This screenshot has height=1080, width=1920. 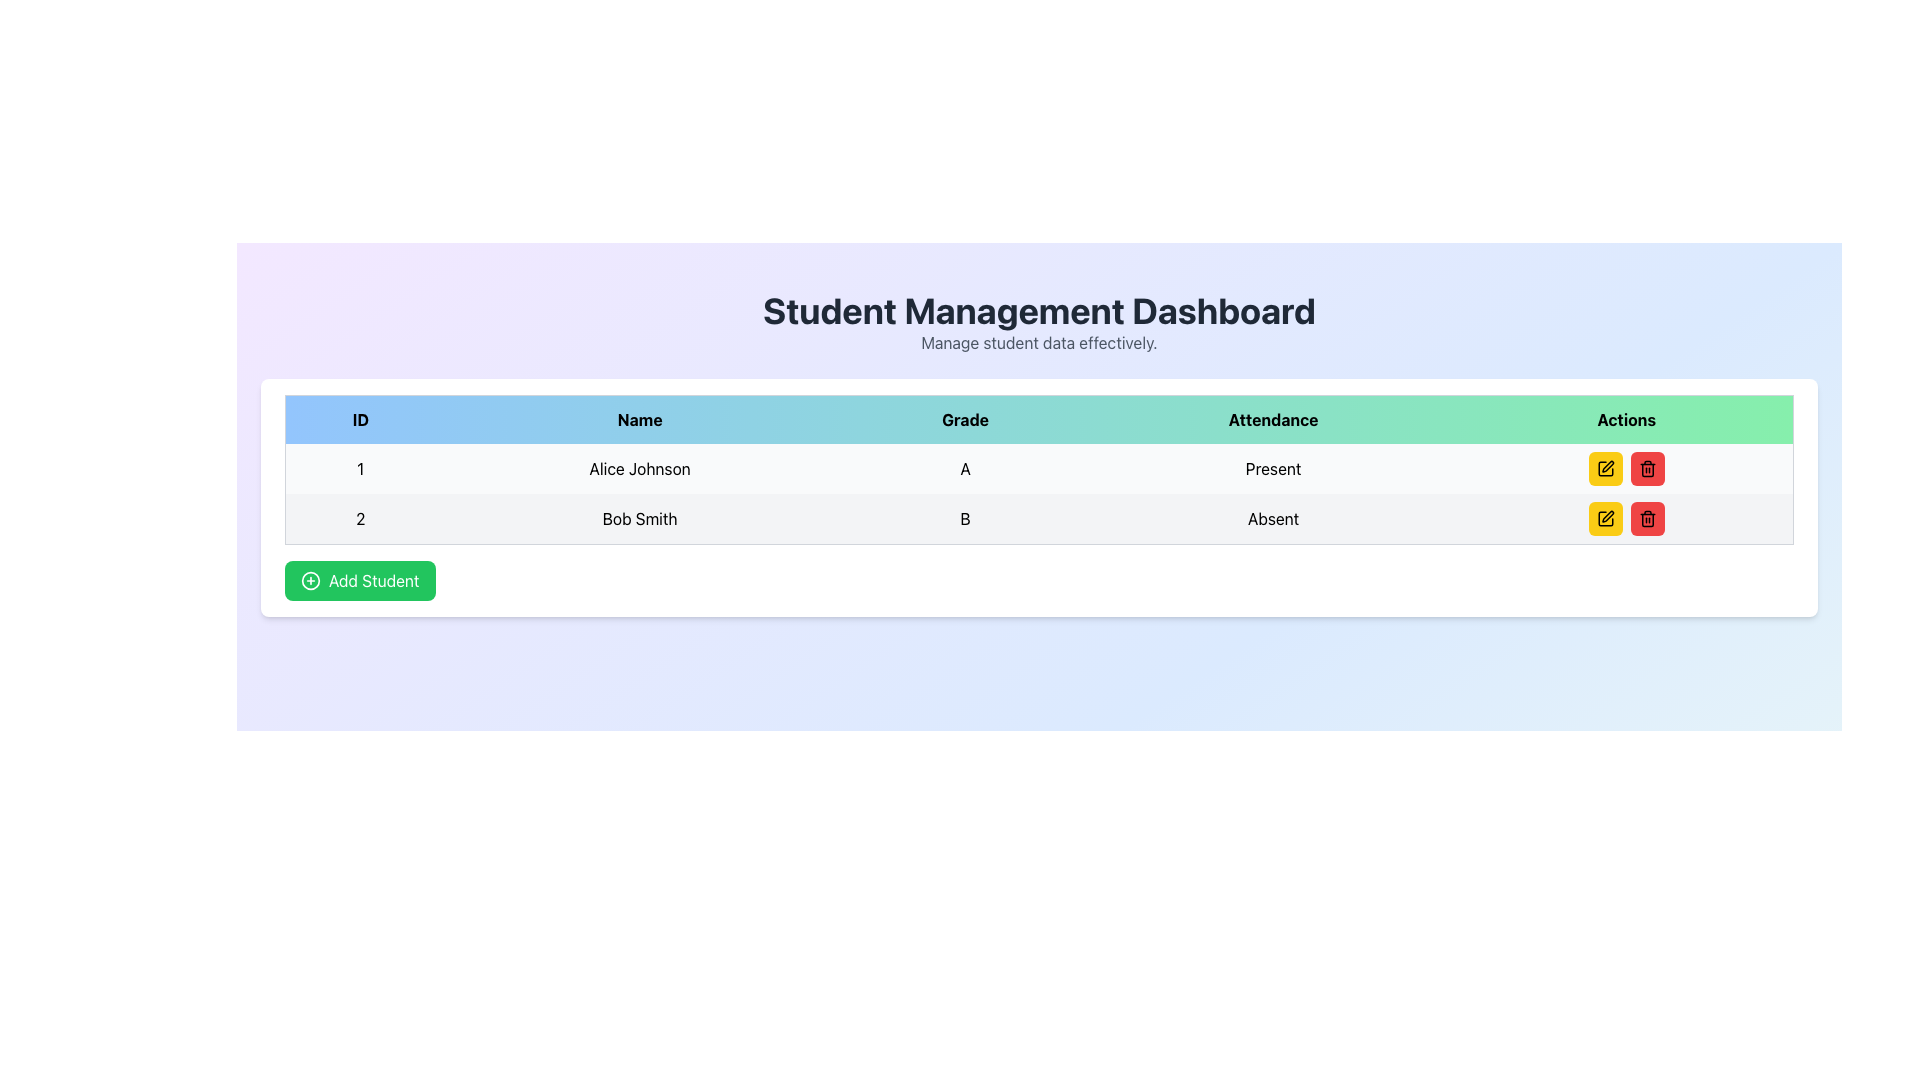 What do you see at coordinates (1605, 518) in the screenshot?
I see `the pen icon button within the yellow square background located in the 'Actions' column of the second row of the data table` at bounding box center [1605, 518].